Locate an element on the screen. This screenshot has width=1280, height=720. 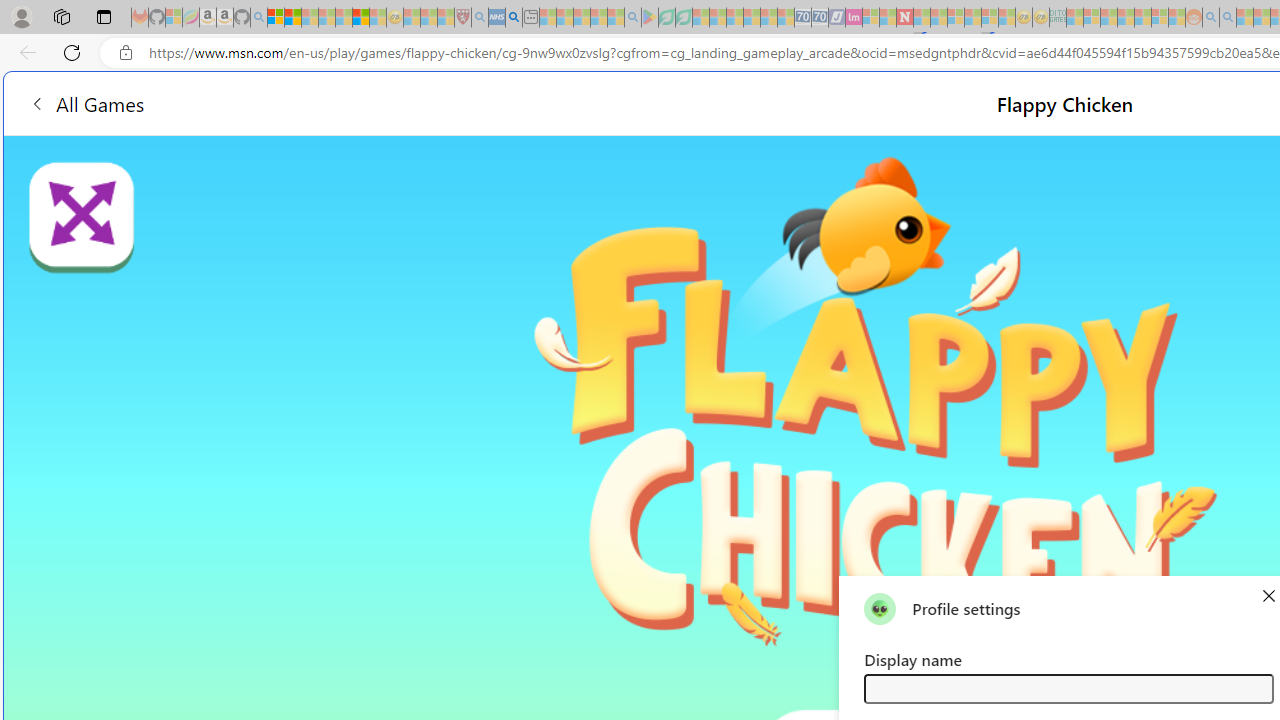
'google - Search - Sleeping' is located at coordinates (631, 17).